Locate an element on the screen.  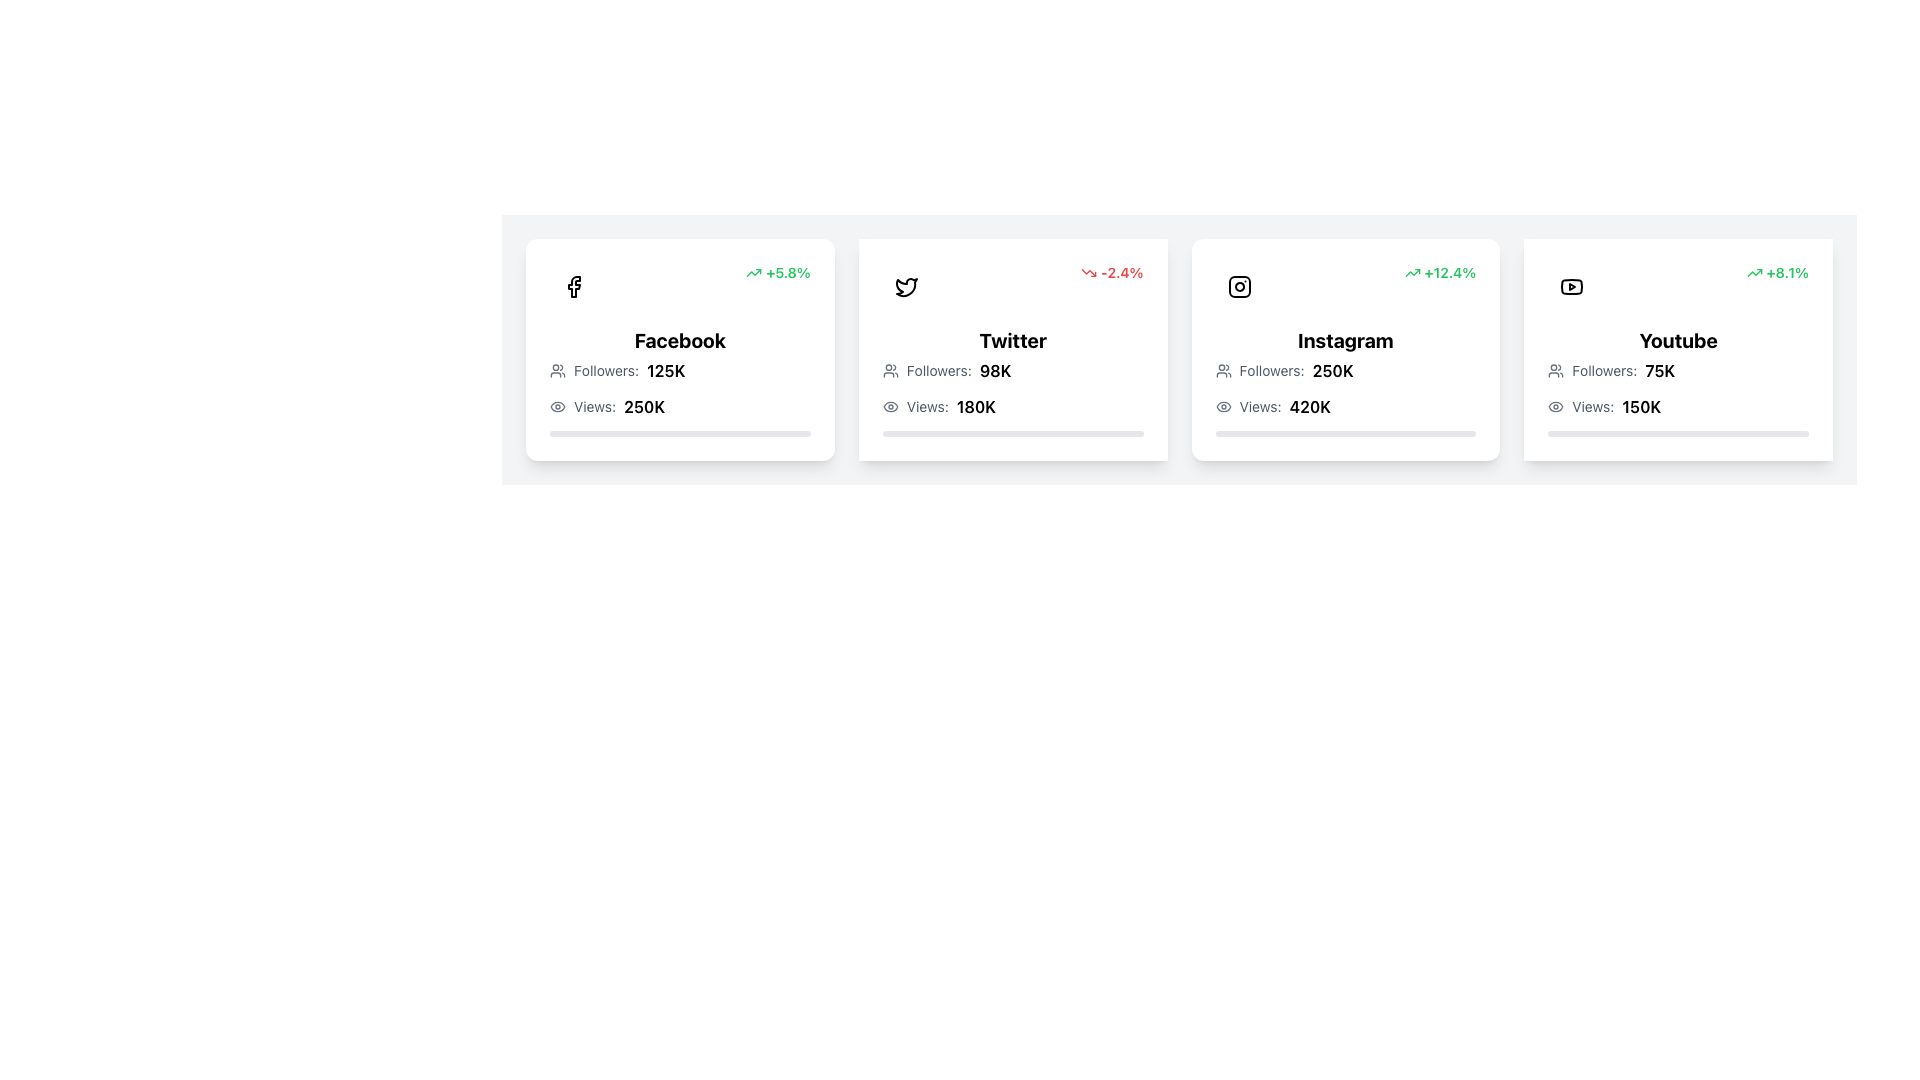
the static text label indicating the number of followers for the associated social media account, positioned between a user icon and the bold text '125K' in the Facebook analytics card is located at coordinates (605, 370).